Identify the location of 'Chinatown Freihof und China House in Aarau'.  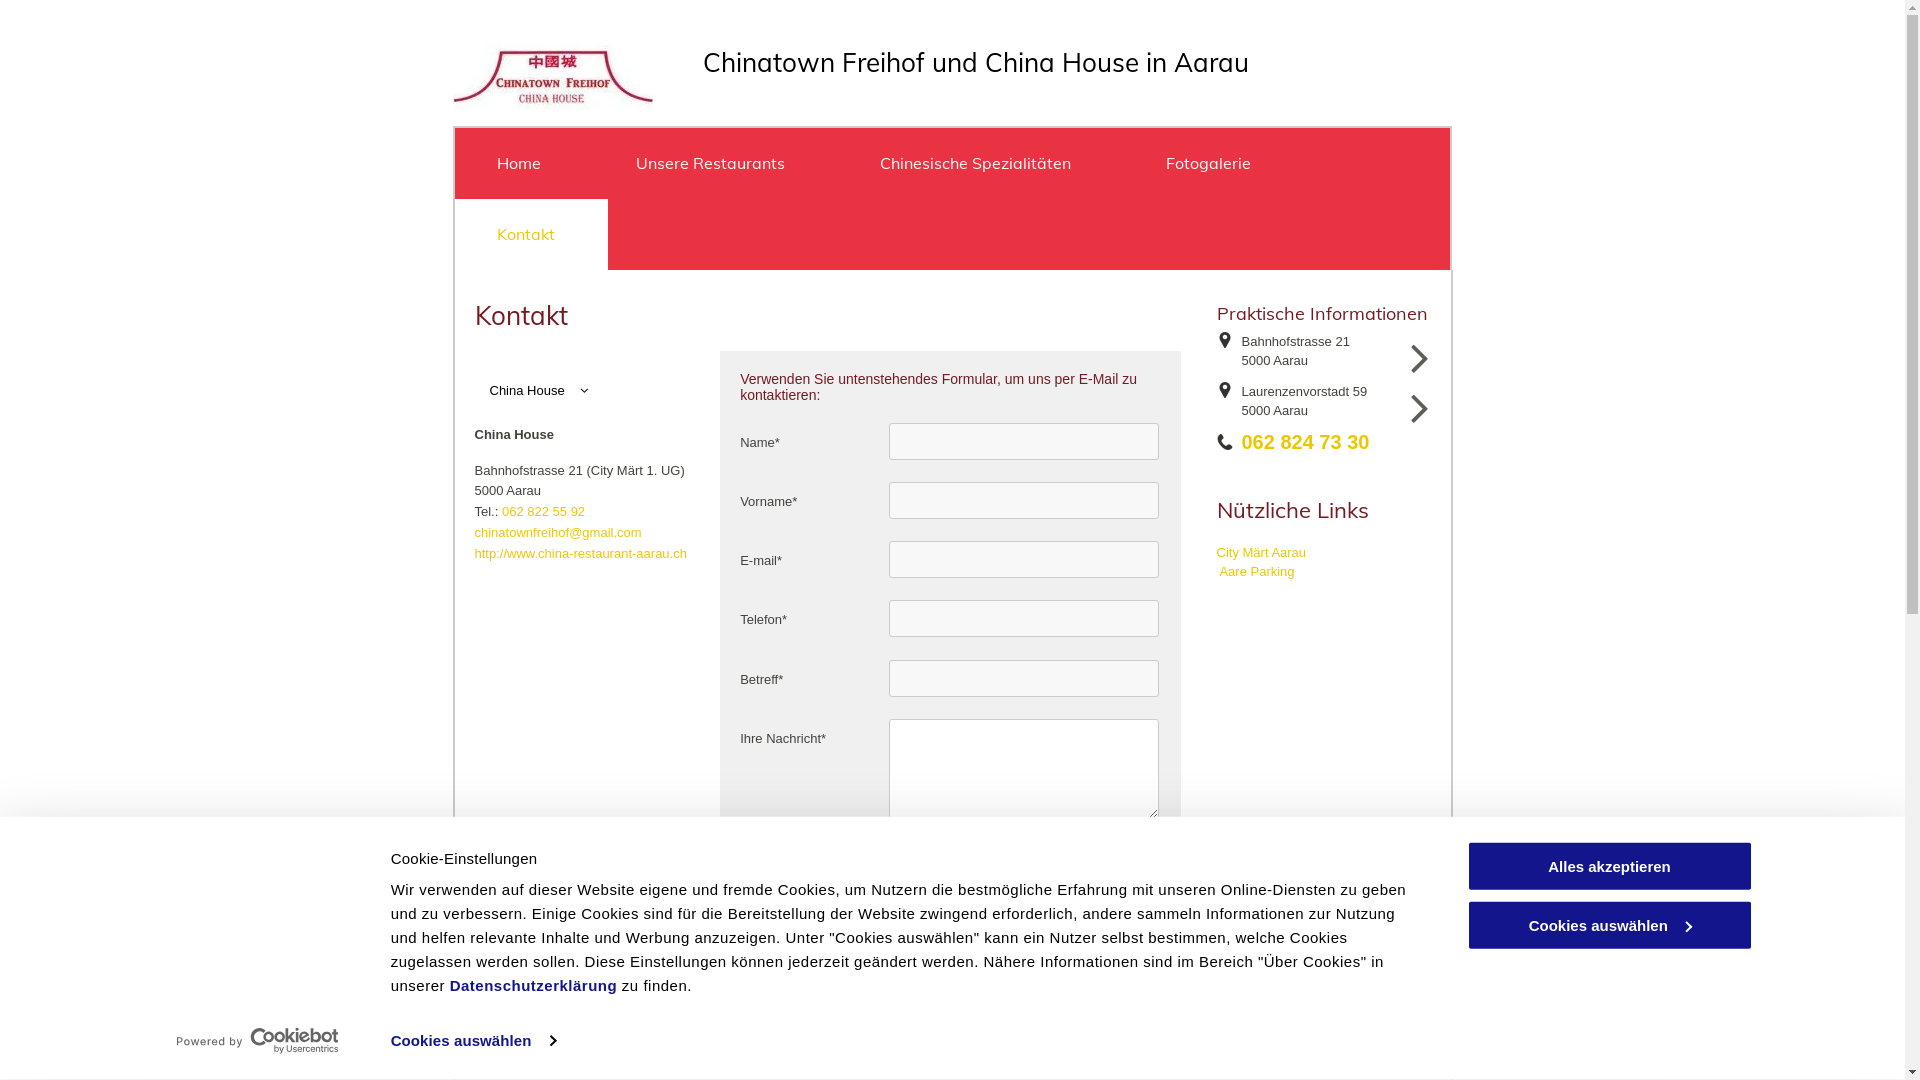
(974, 61).